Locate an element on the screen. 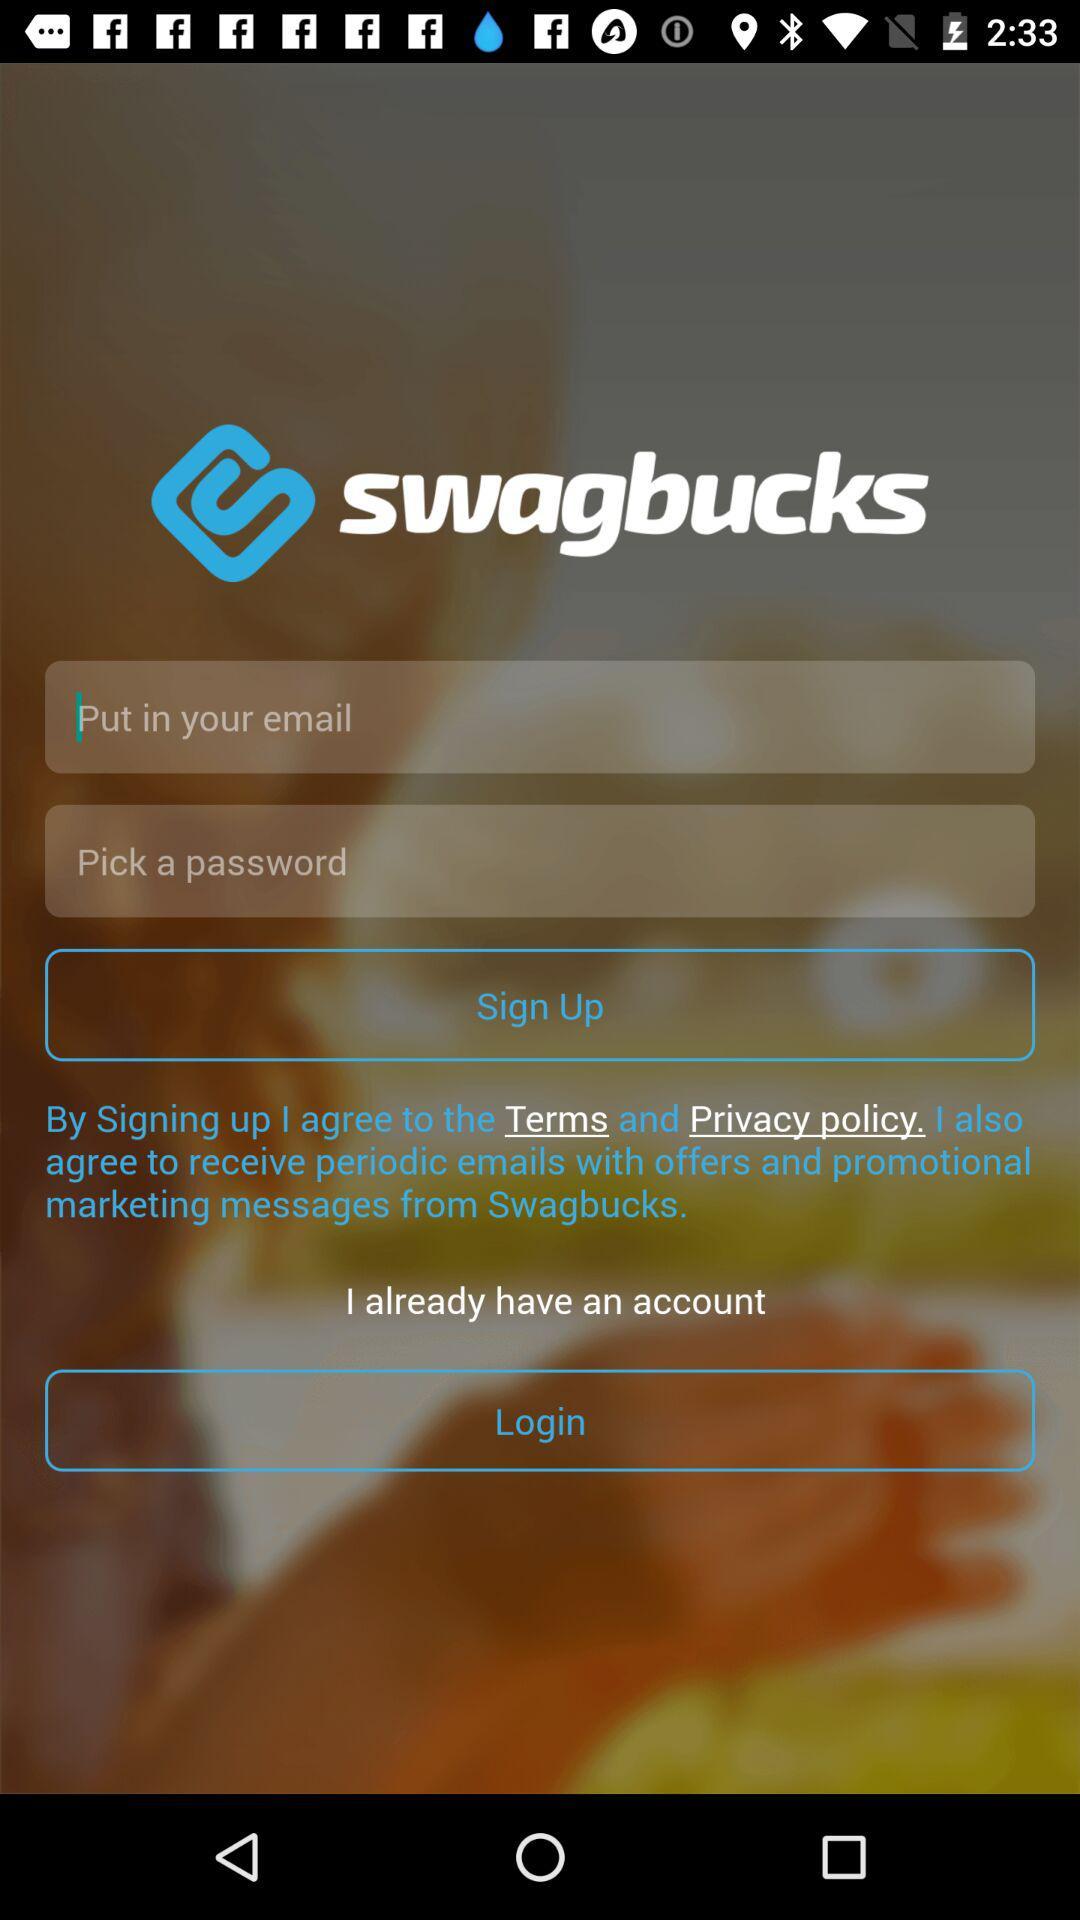 The width and height of the screenshot is (1080, 1920). type in password is located at coordinates (540, 860).